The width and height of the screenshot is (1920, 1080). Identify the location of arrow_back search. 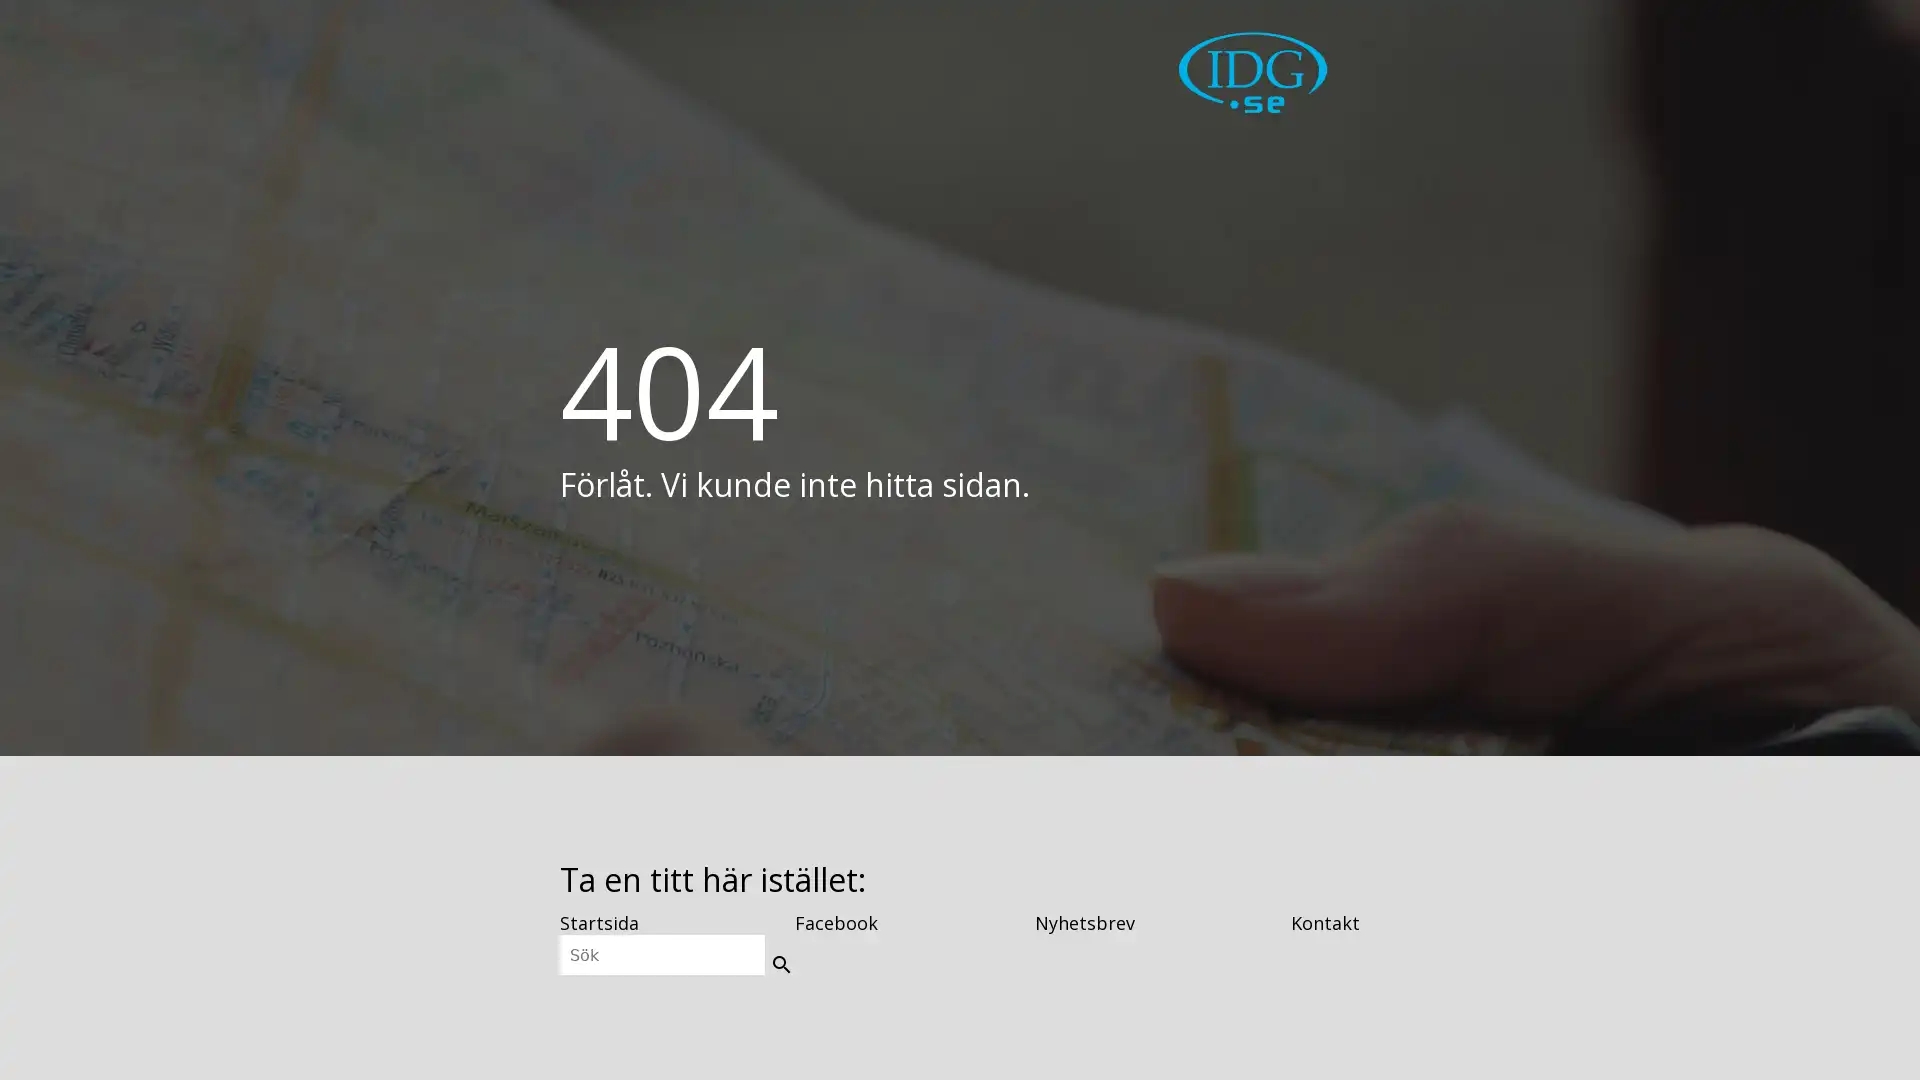
(778, 959).